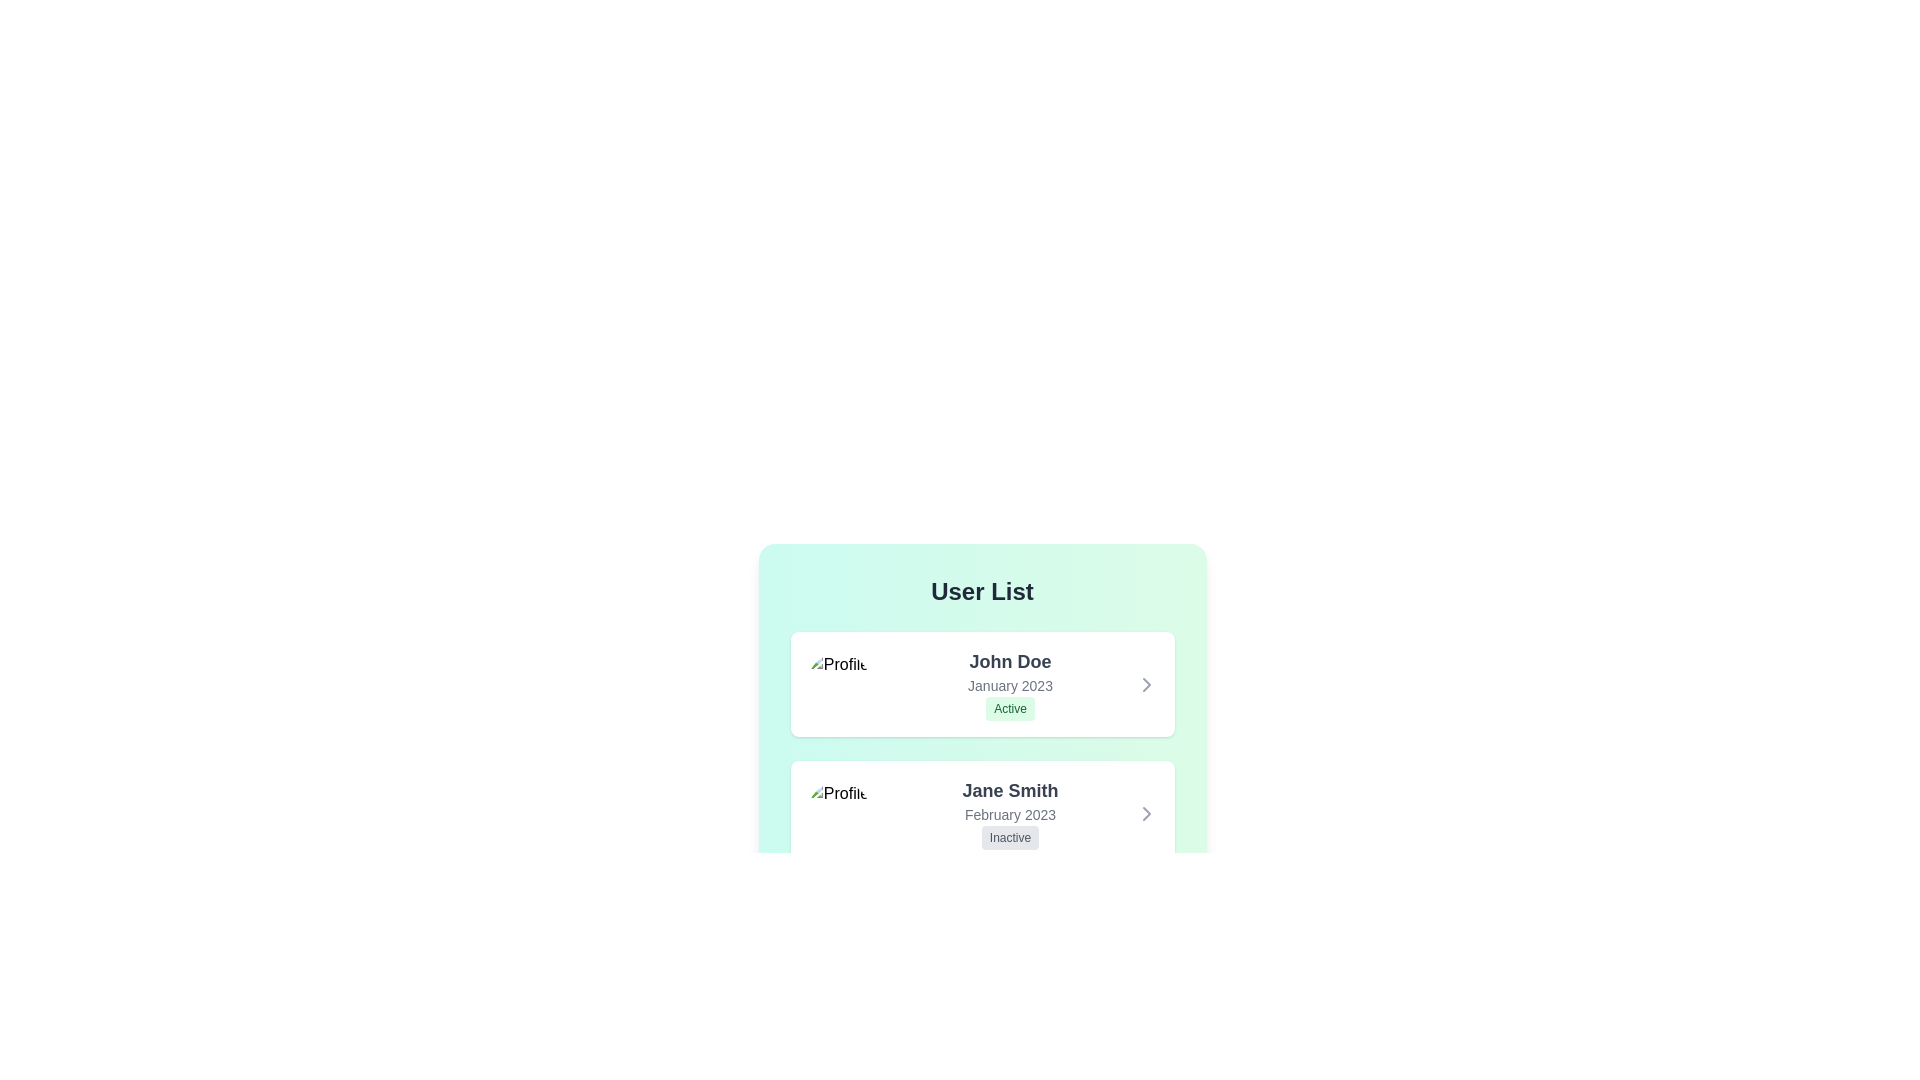  Describe the element at coordinates (838, 683) in the screenshot. I see `the profile picture of John Doe to inspect it` at that location.